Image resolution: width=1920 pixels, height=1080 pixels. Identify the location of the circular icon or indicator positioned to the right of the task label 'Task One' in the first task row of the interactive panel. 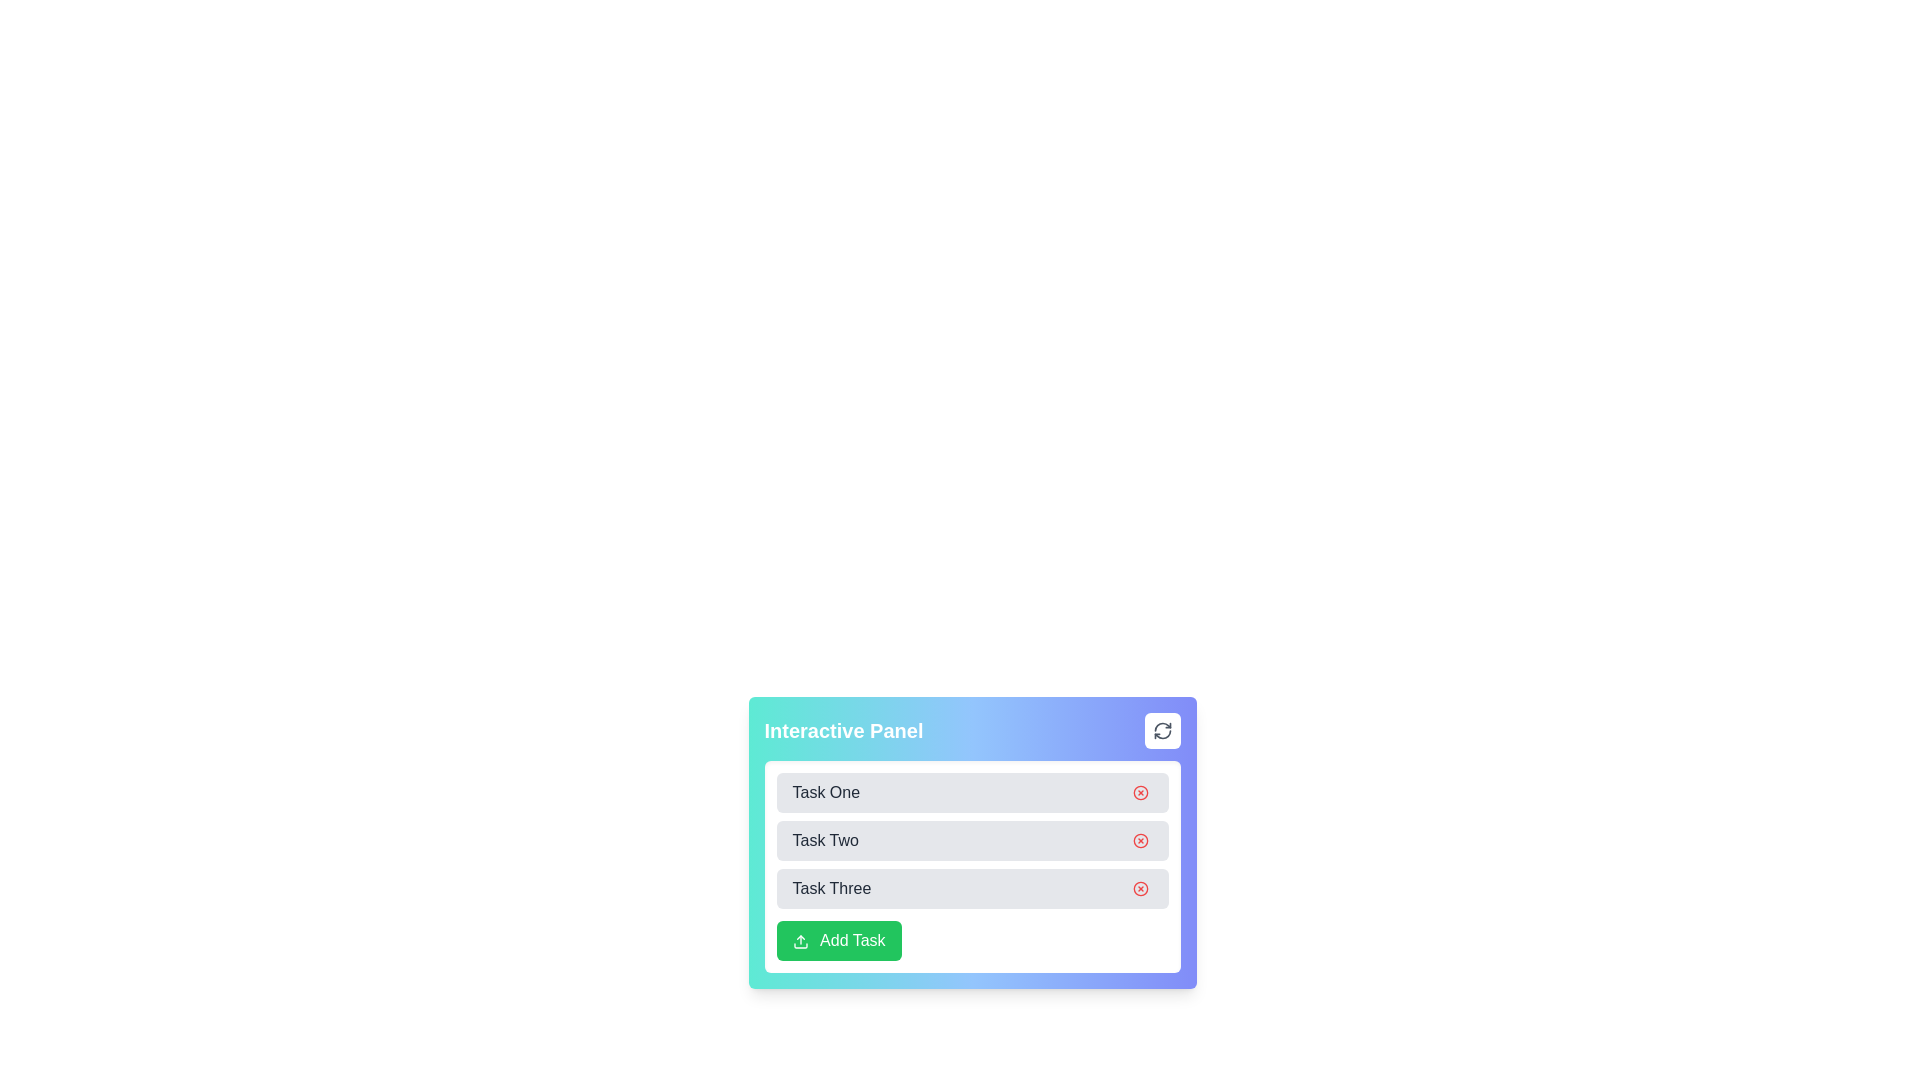
(1140, 792).